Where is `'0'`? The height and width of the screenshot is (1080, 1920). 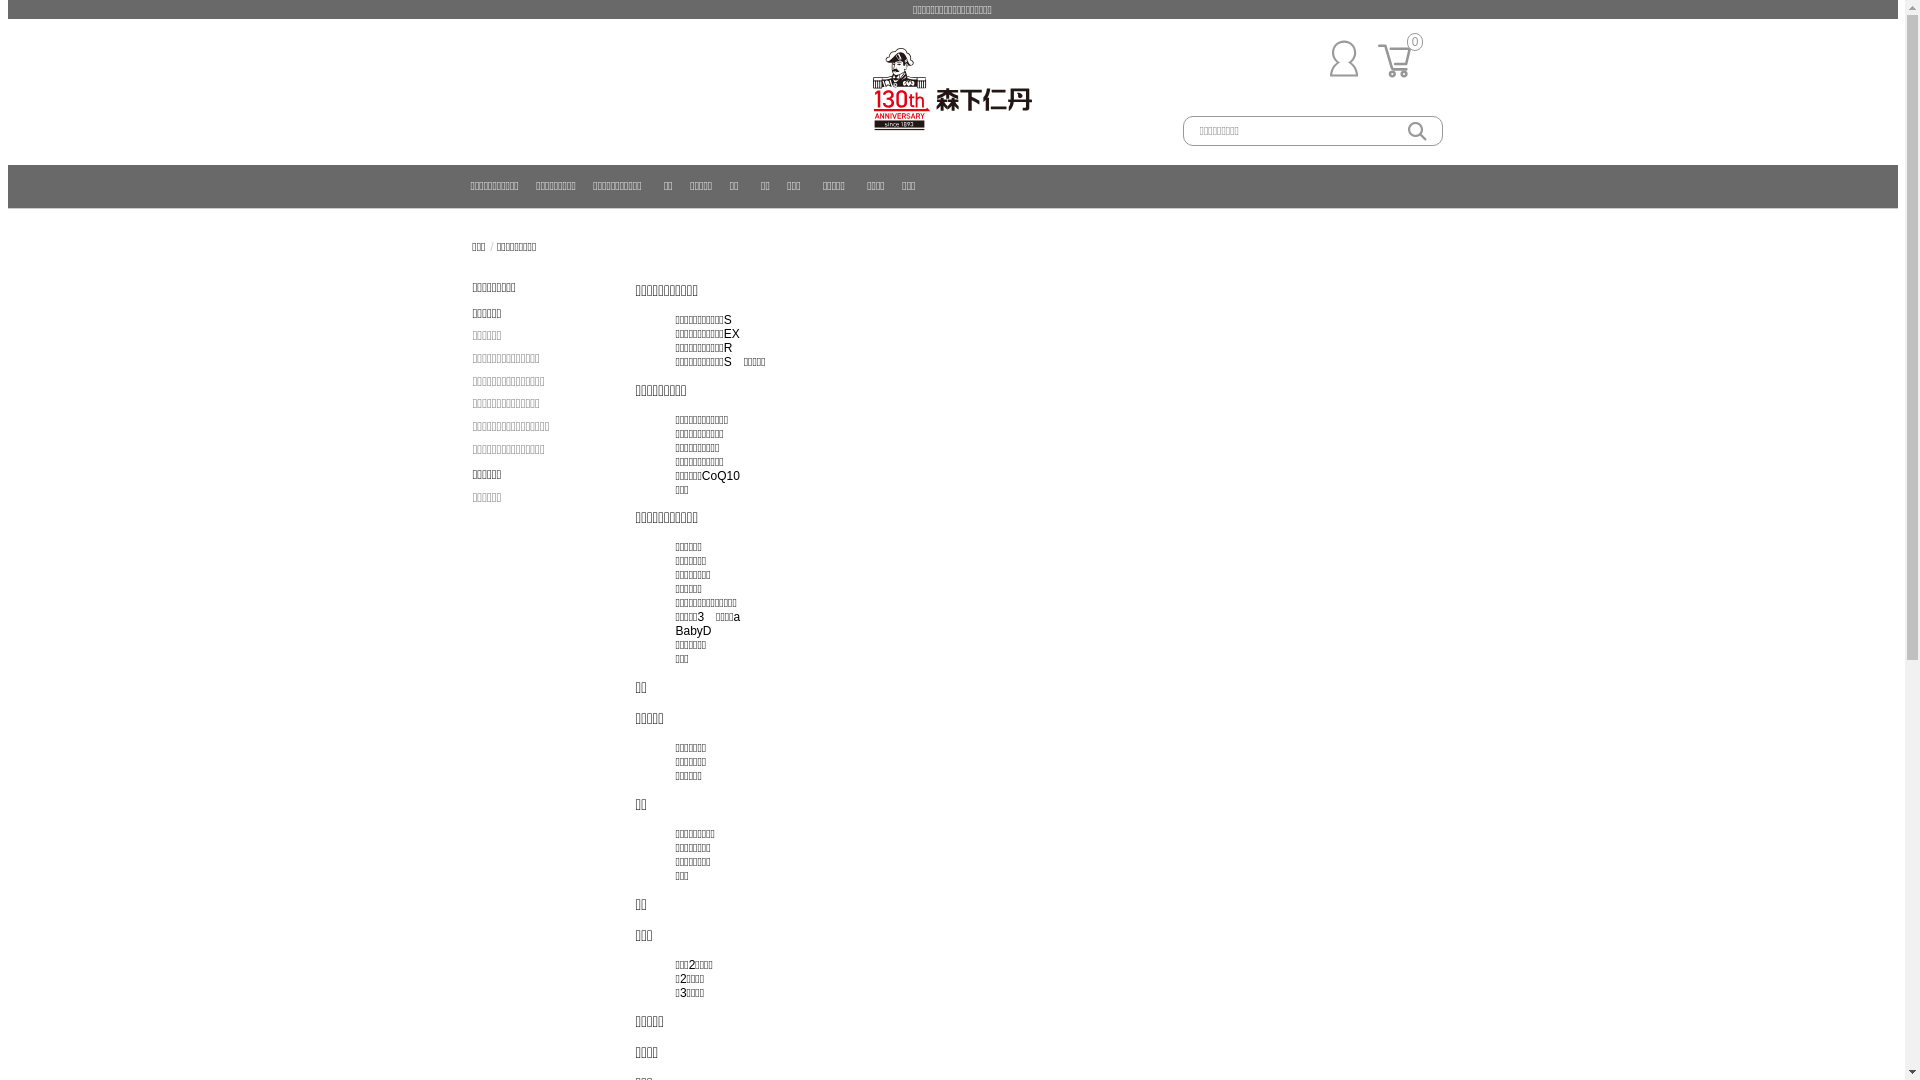 '0' is located at coordinates (1399, 80).